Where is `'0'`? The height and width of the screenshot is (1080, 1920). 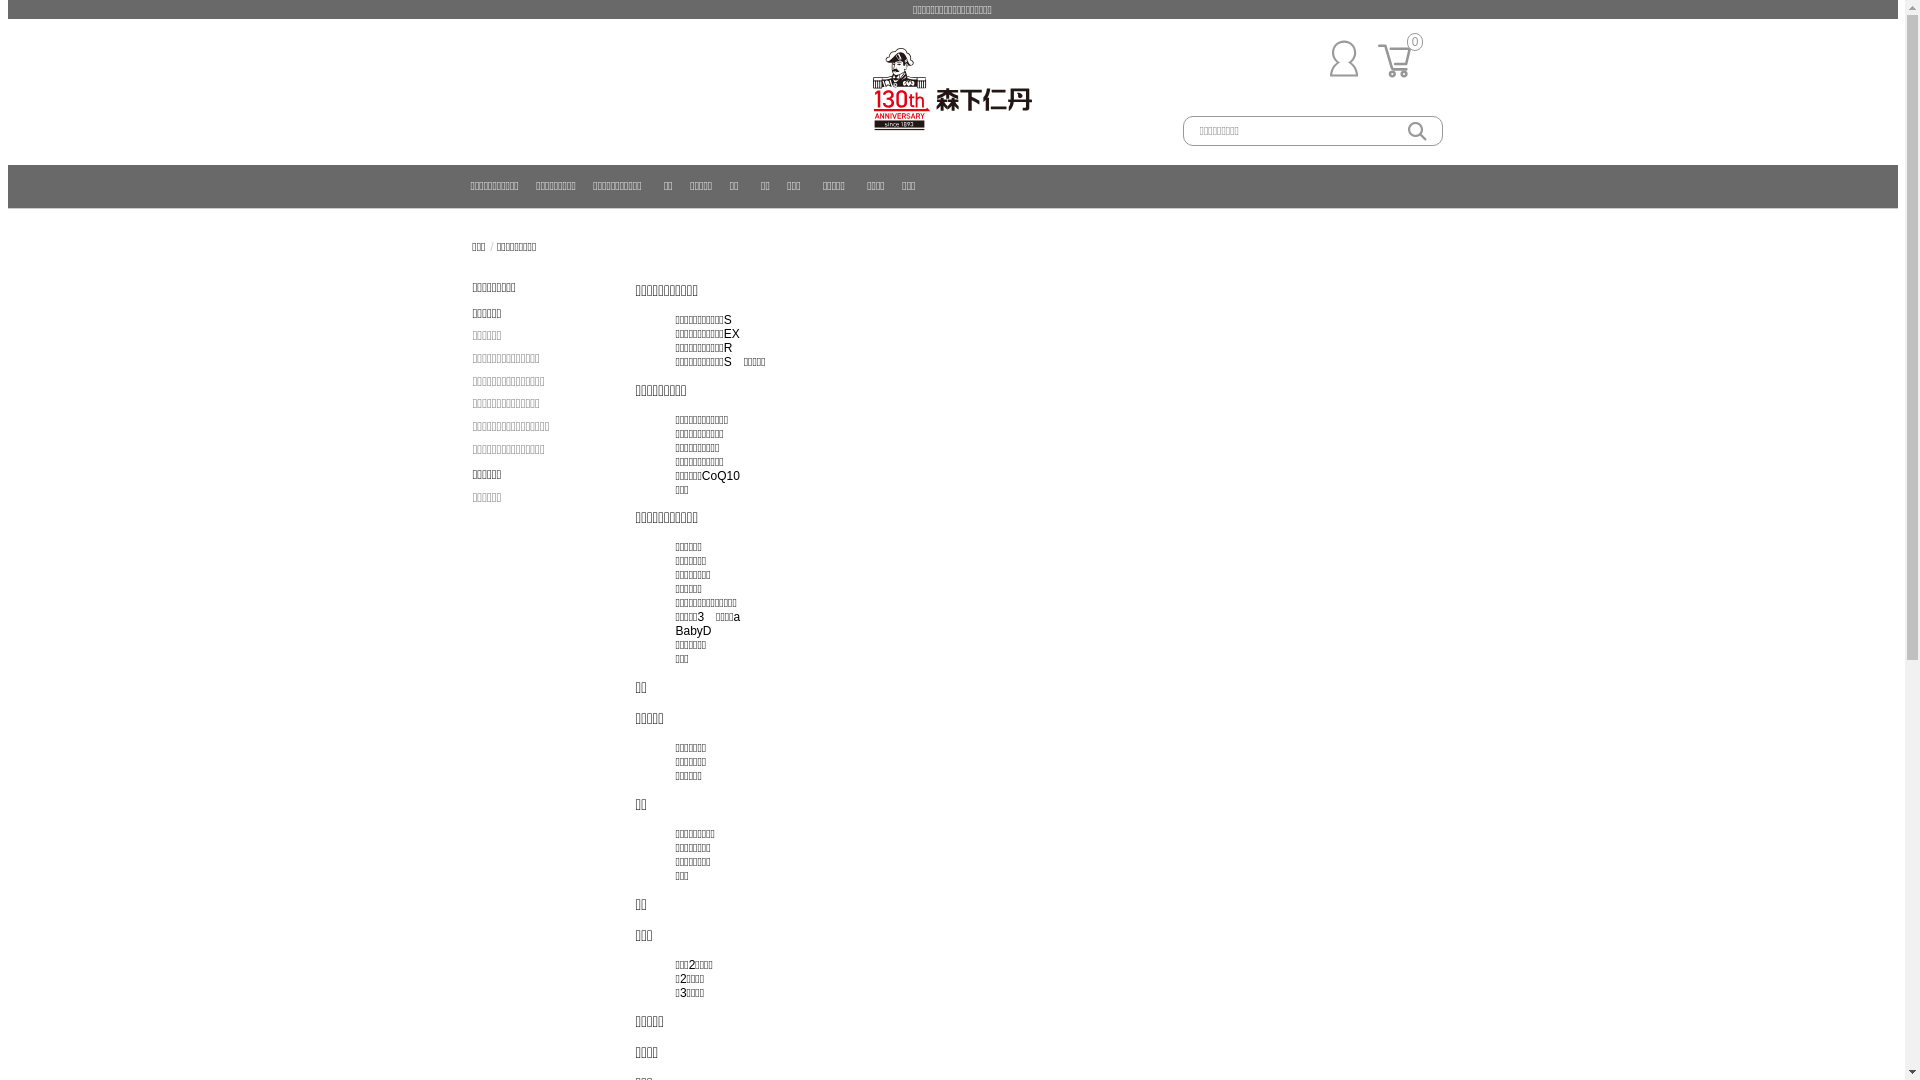 '0' is located at coordinates (1399, 80).